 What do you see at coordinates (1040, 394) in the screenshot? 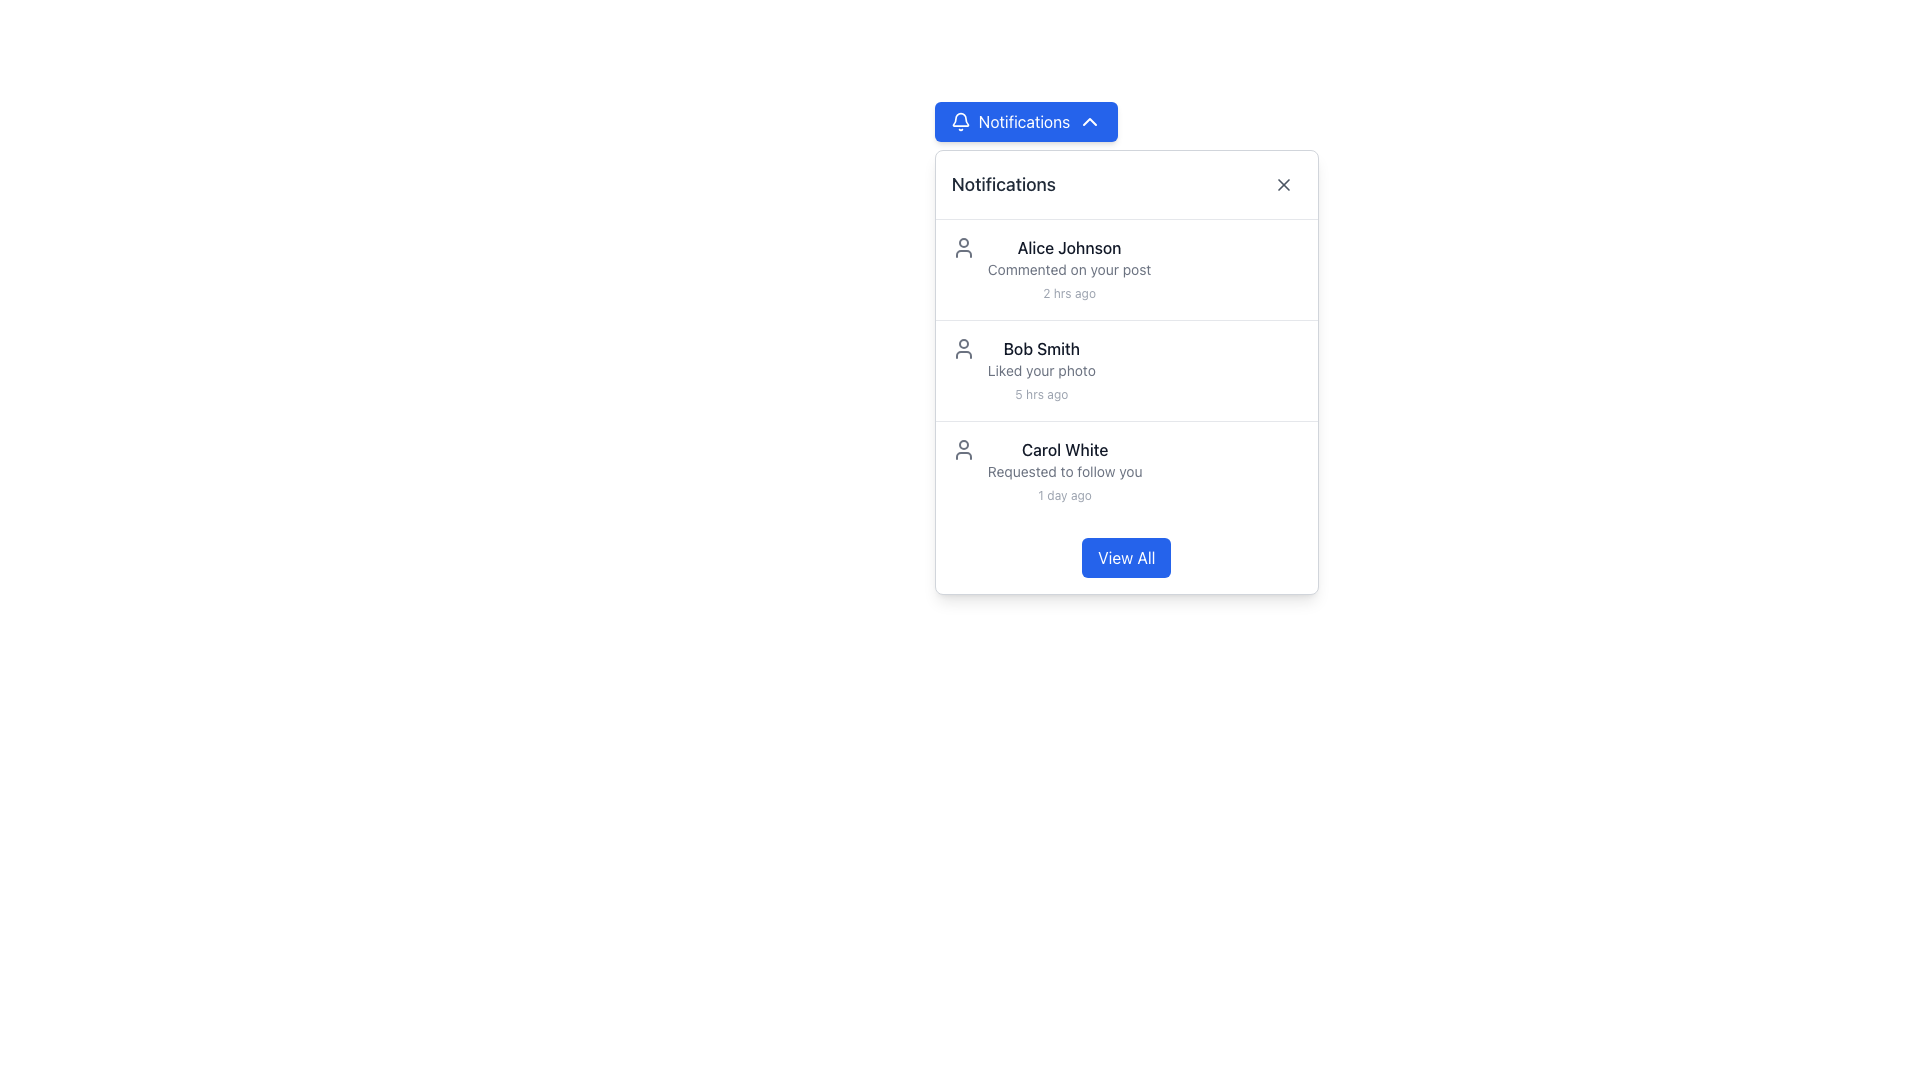
I see `timestamp text located at the bottom of the notification indicating when 'Bob Smith liked your photo' occurred` at bounding box center [1040, 394].